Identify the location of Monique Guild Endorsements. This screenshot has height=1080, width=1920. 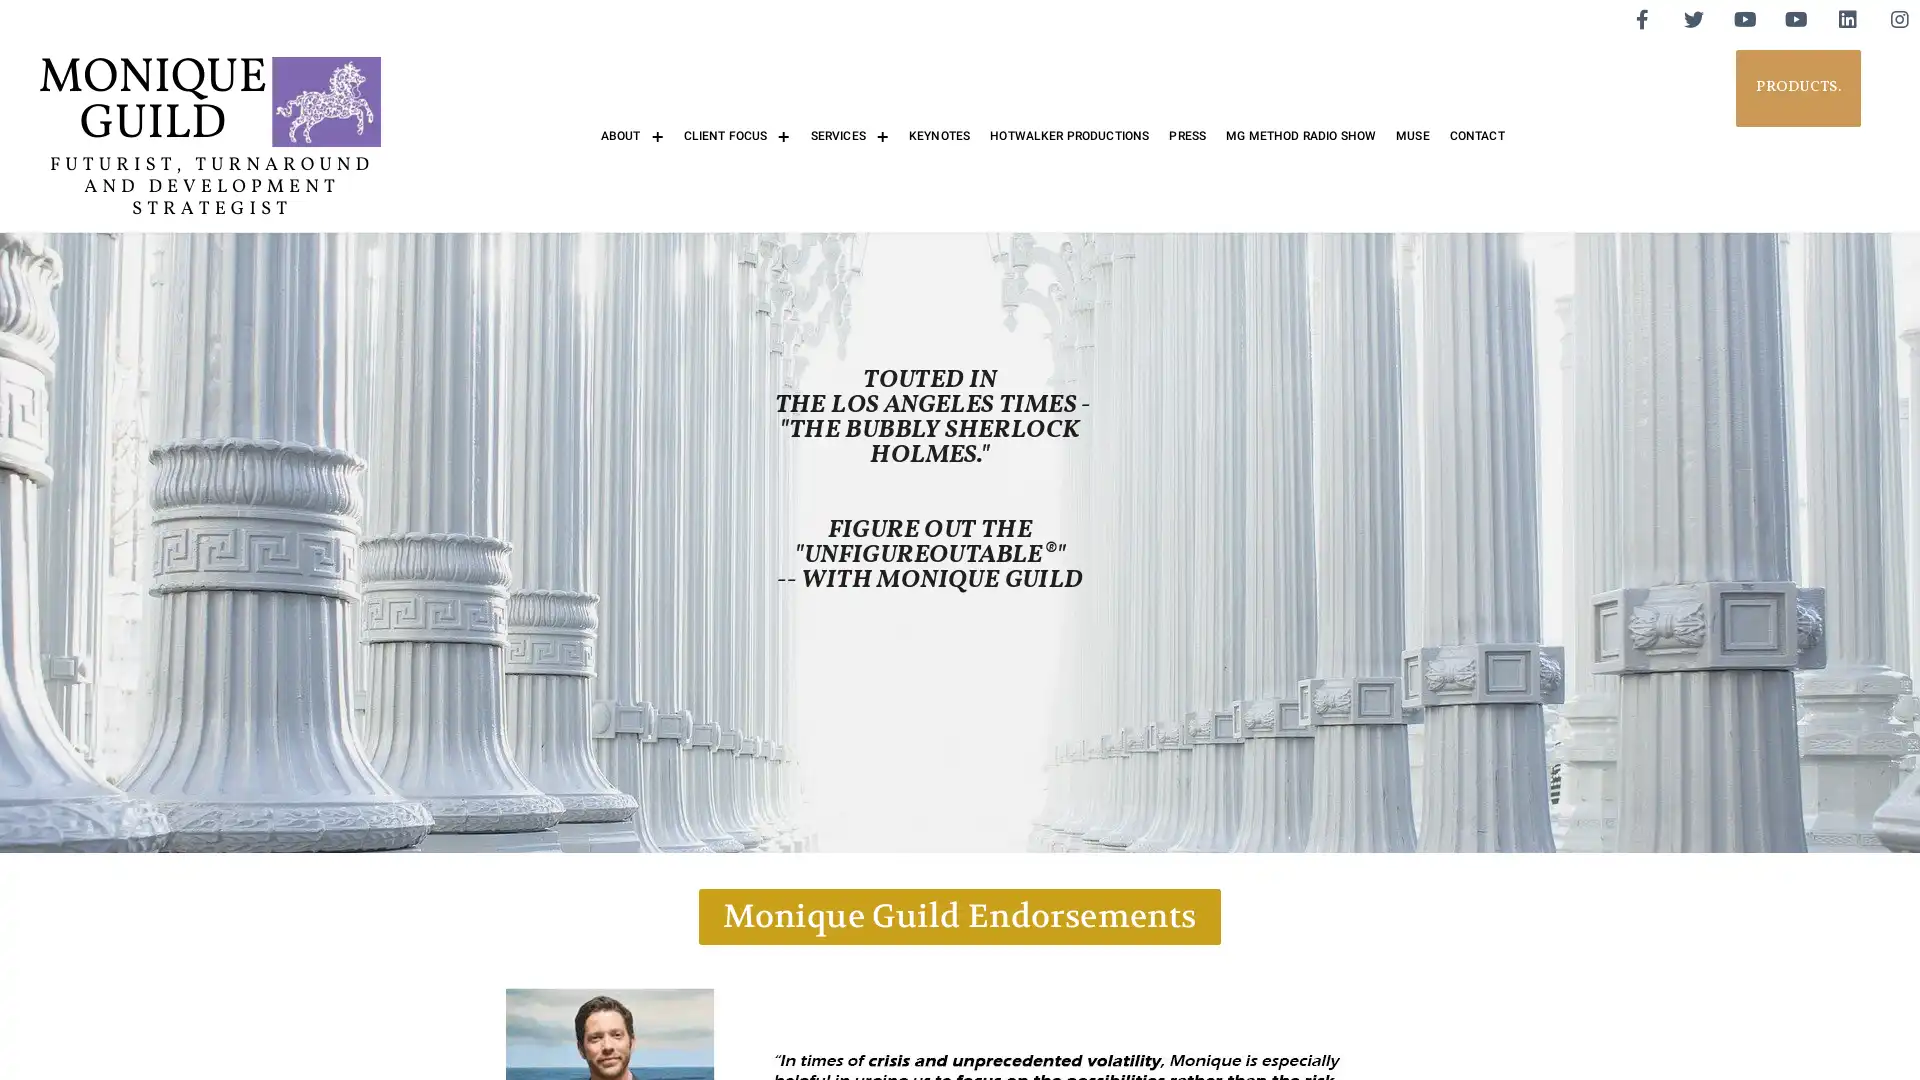
(958, 917).